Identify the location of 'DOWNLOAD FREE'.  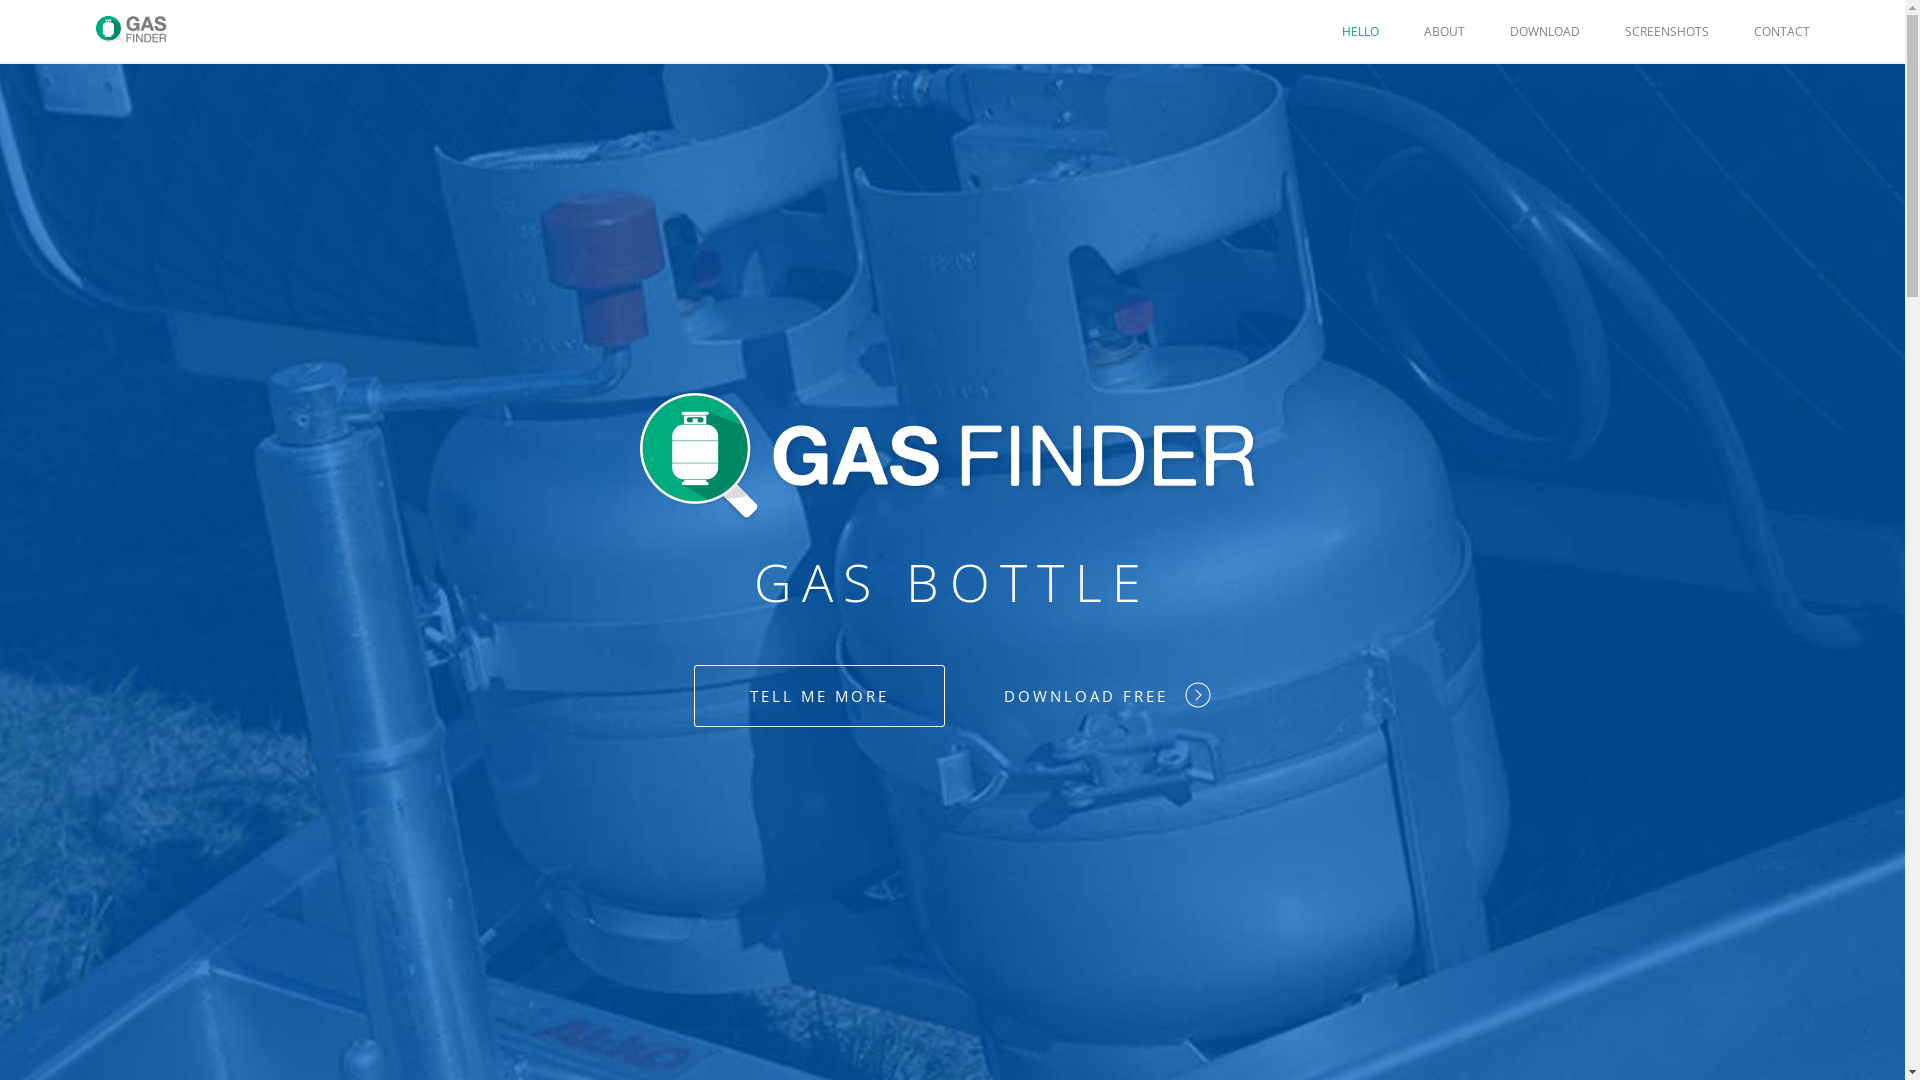
(1106, 693).